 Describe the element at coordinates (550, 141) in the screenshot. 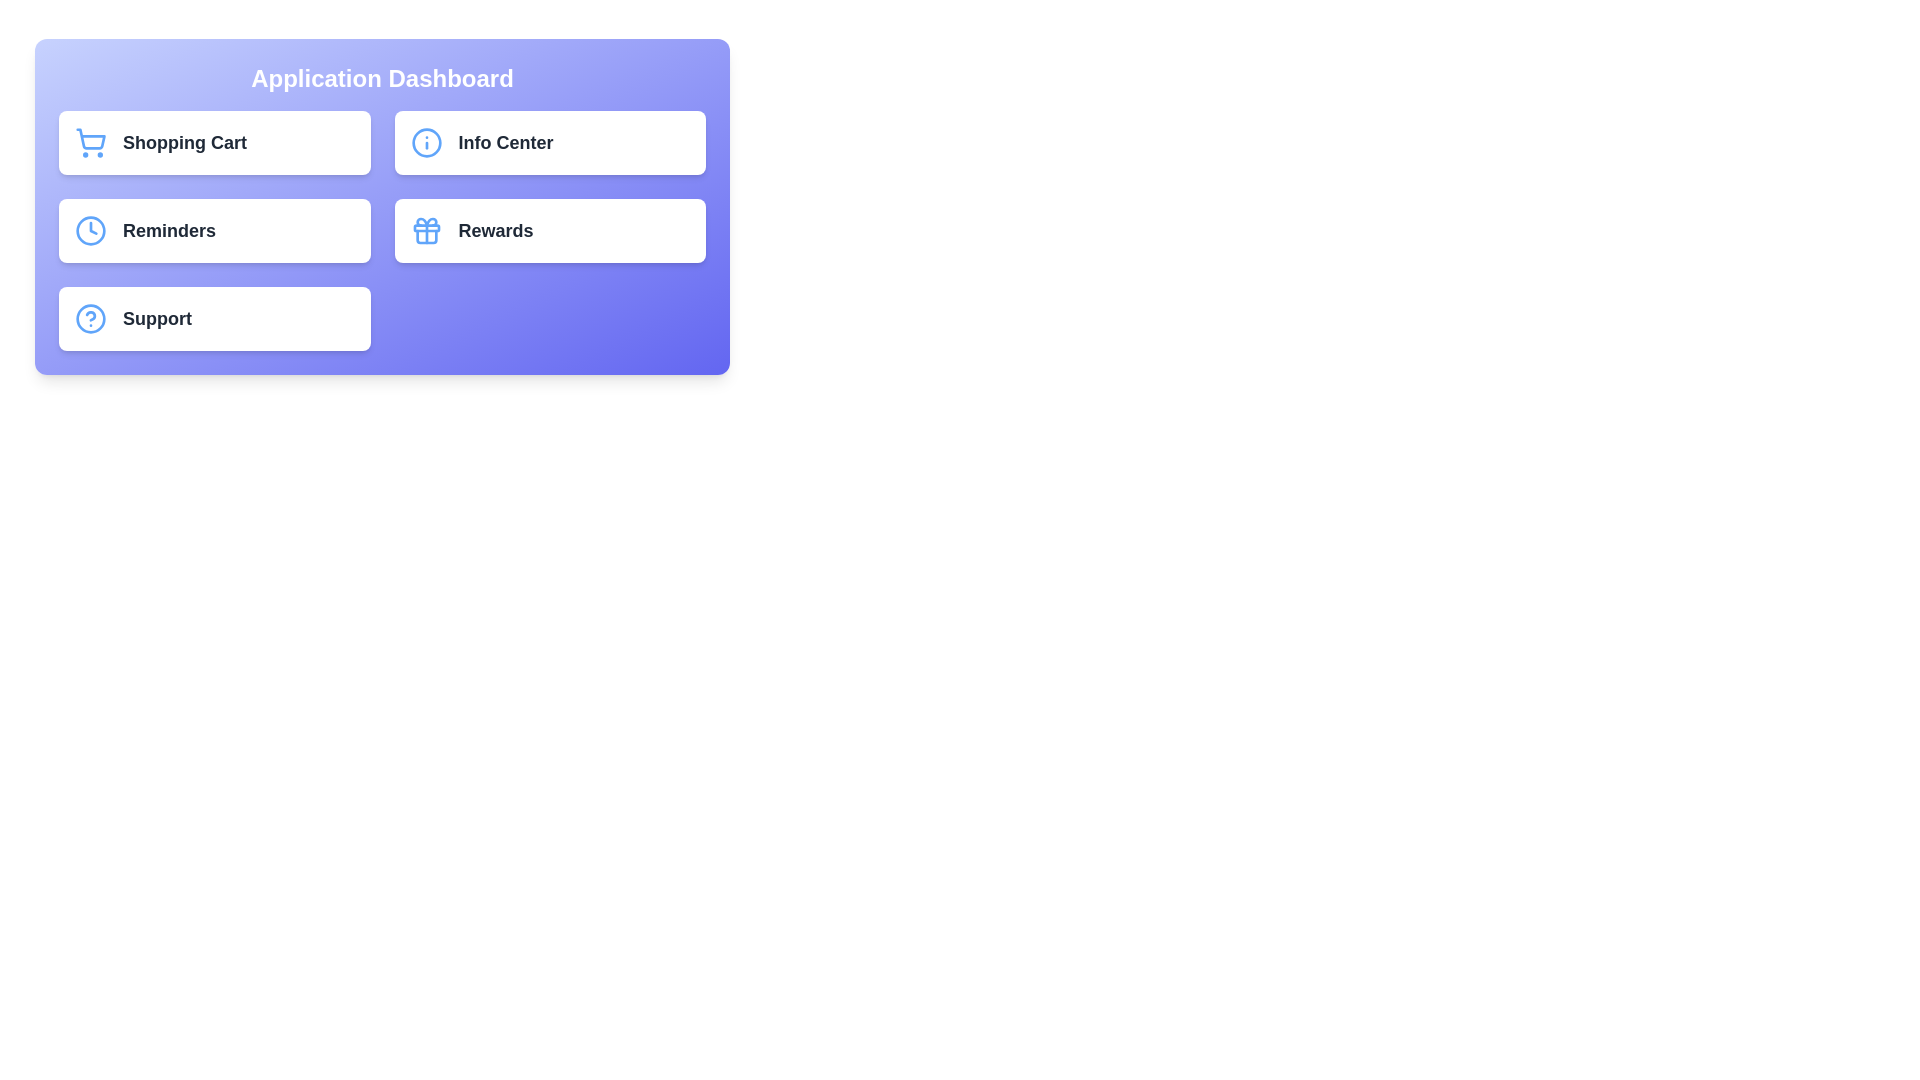

I see `the 'Info Center' card located in the top-right section of the interface, which is the second card in the top row of a 2x3 grid layout` at that location.